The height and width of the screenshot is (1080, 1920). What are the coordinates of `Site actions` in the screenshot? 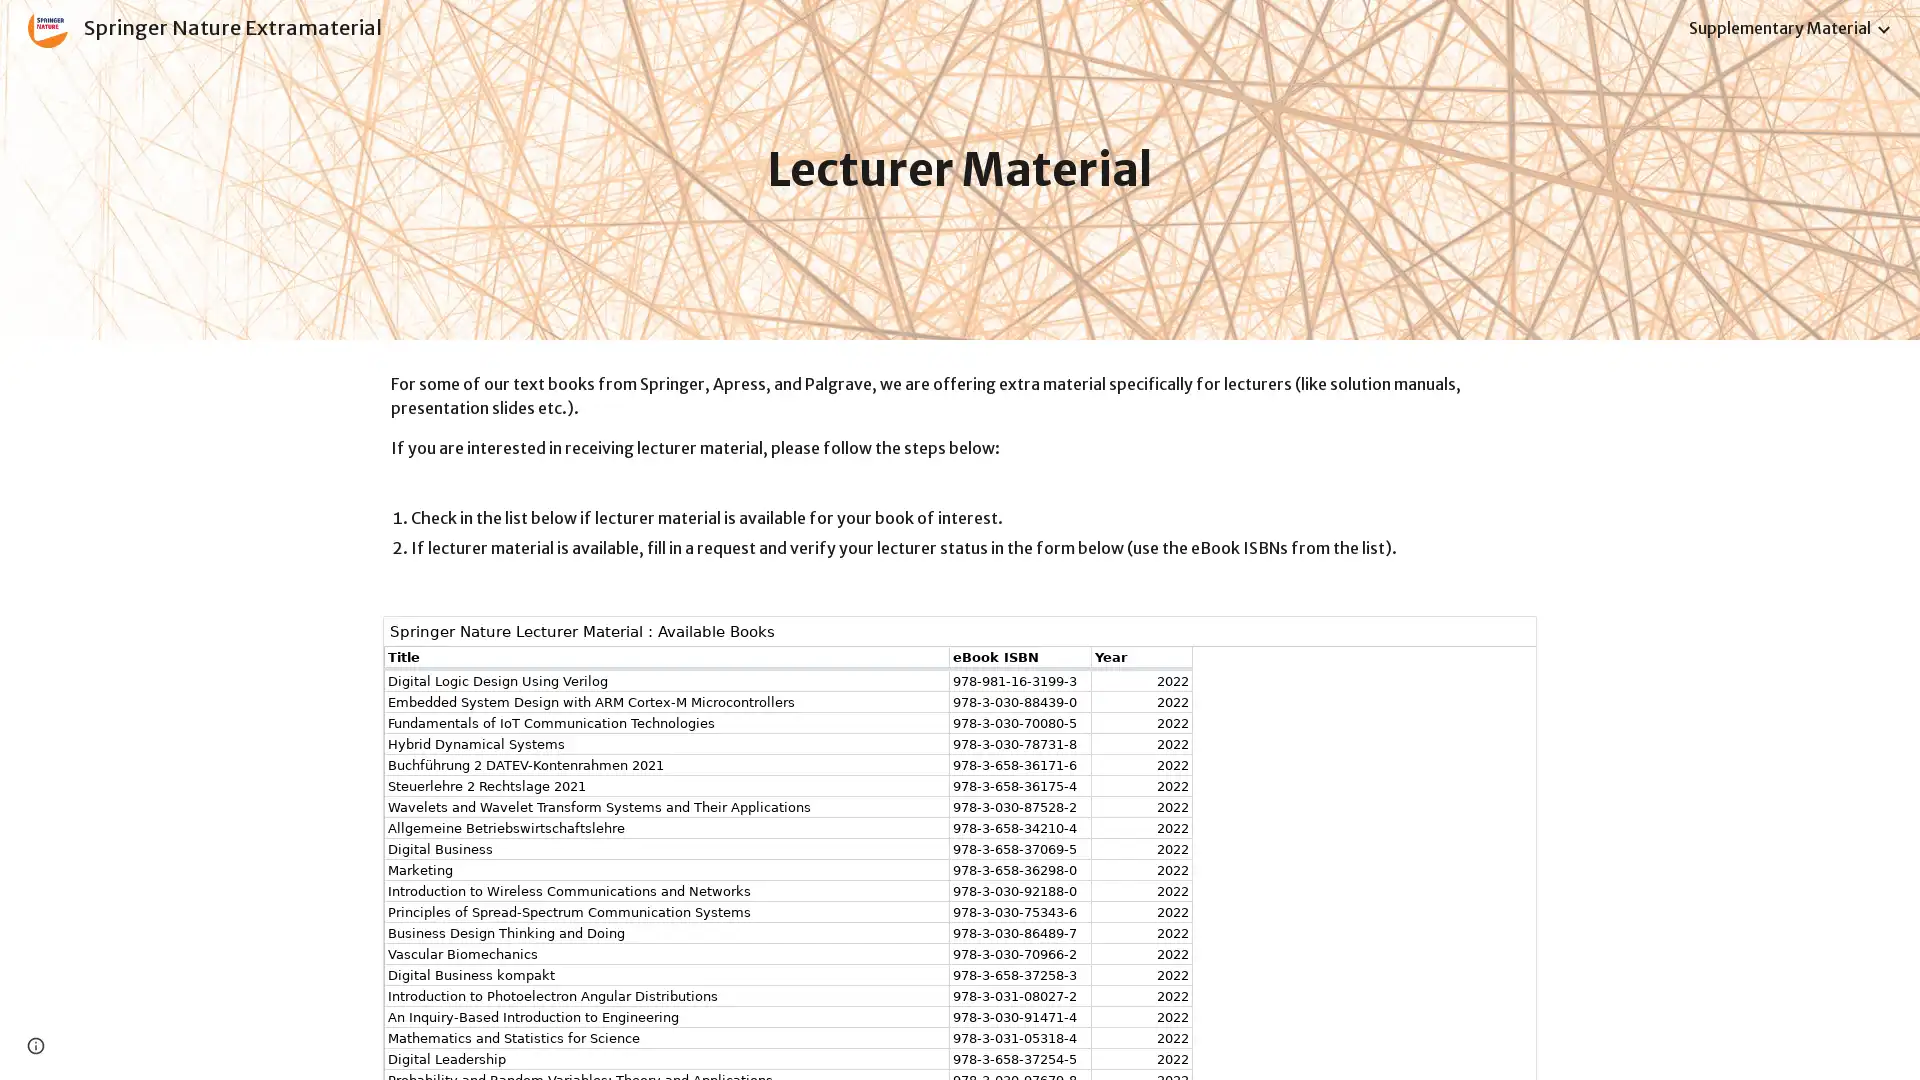 It's located at (35, 1044).